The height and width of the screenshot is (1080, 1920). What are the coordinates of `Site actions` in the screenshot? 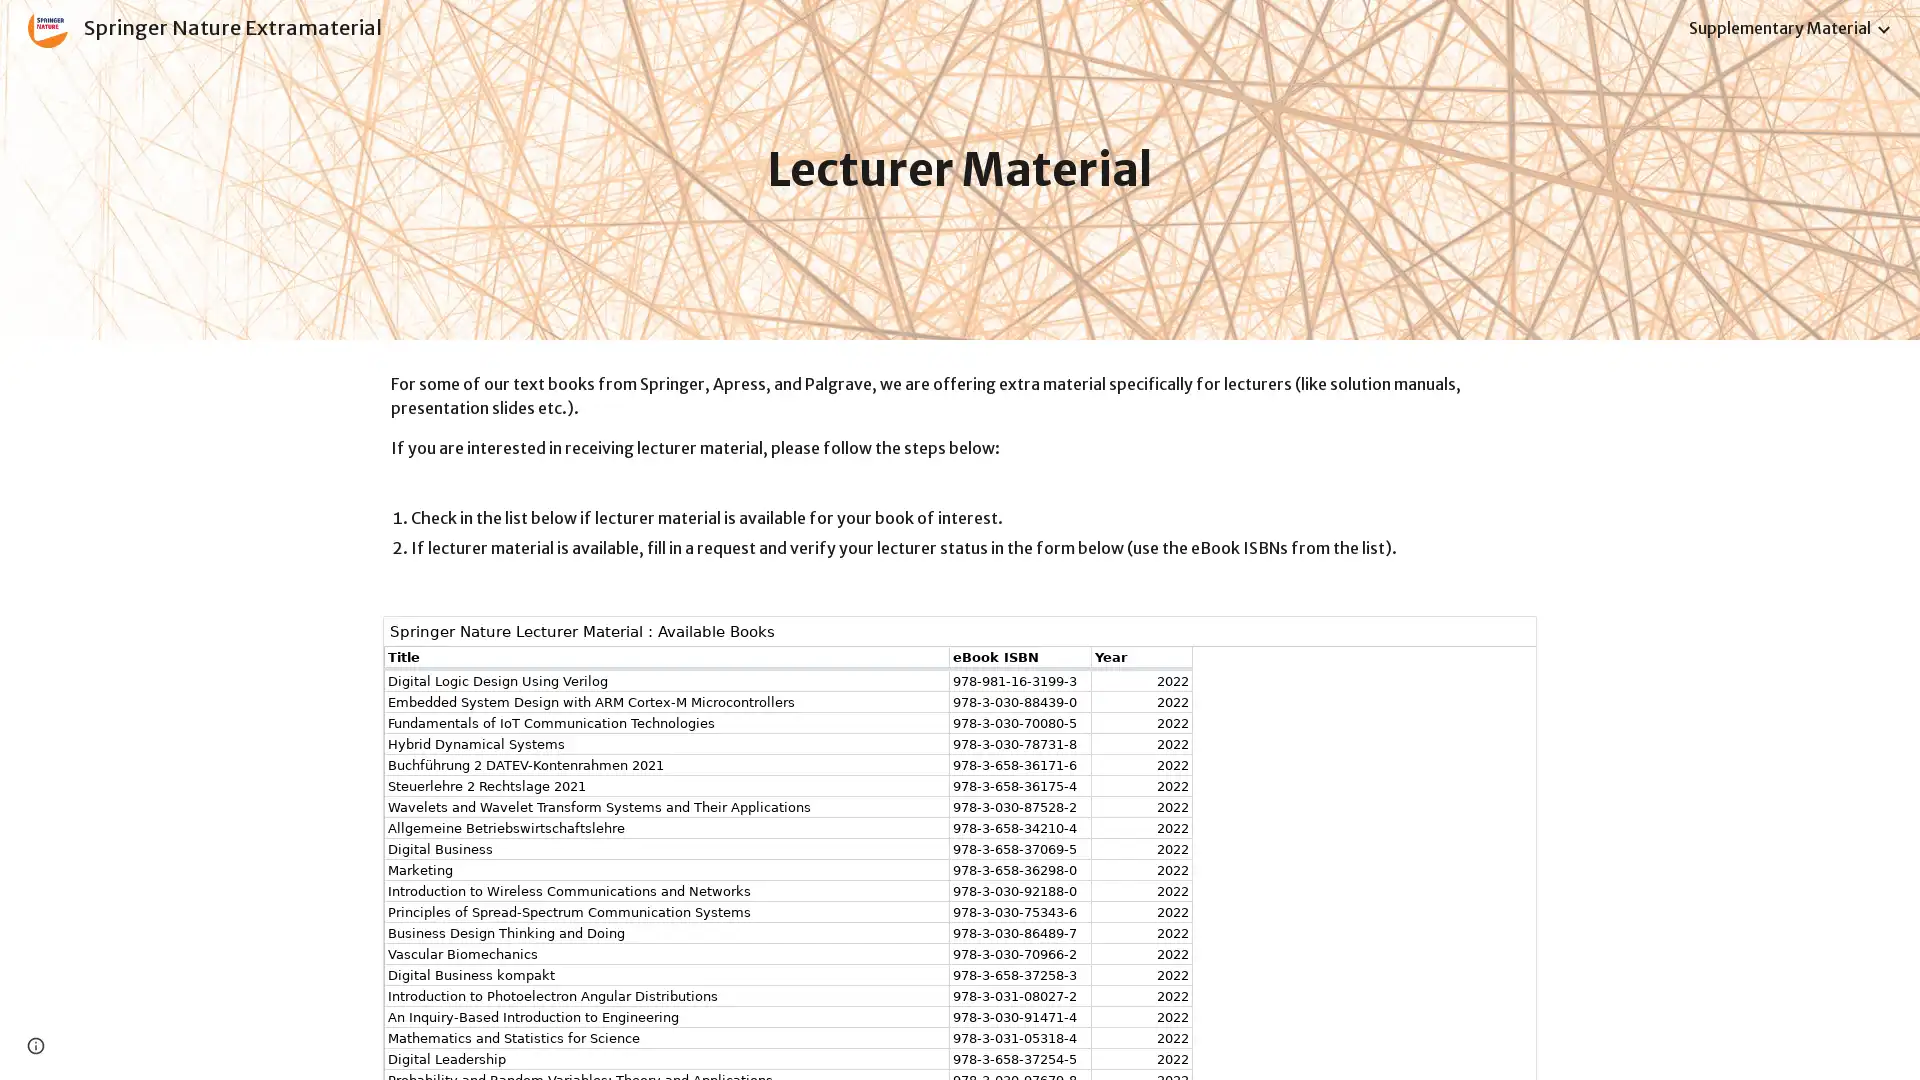 It's located at (35, 1044).